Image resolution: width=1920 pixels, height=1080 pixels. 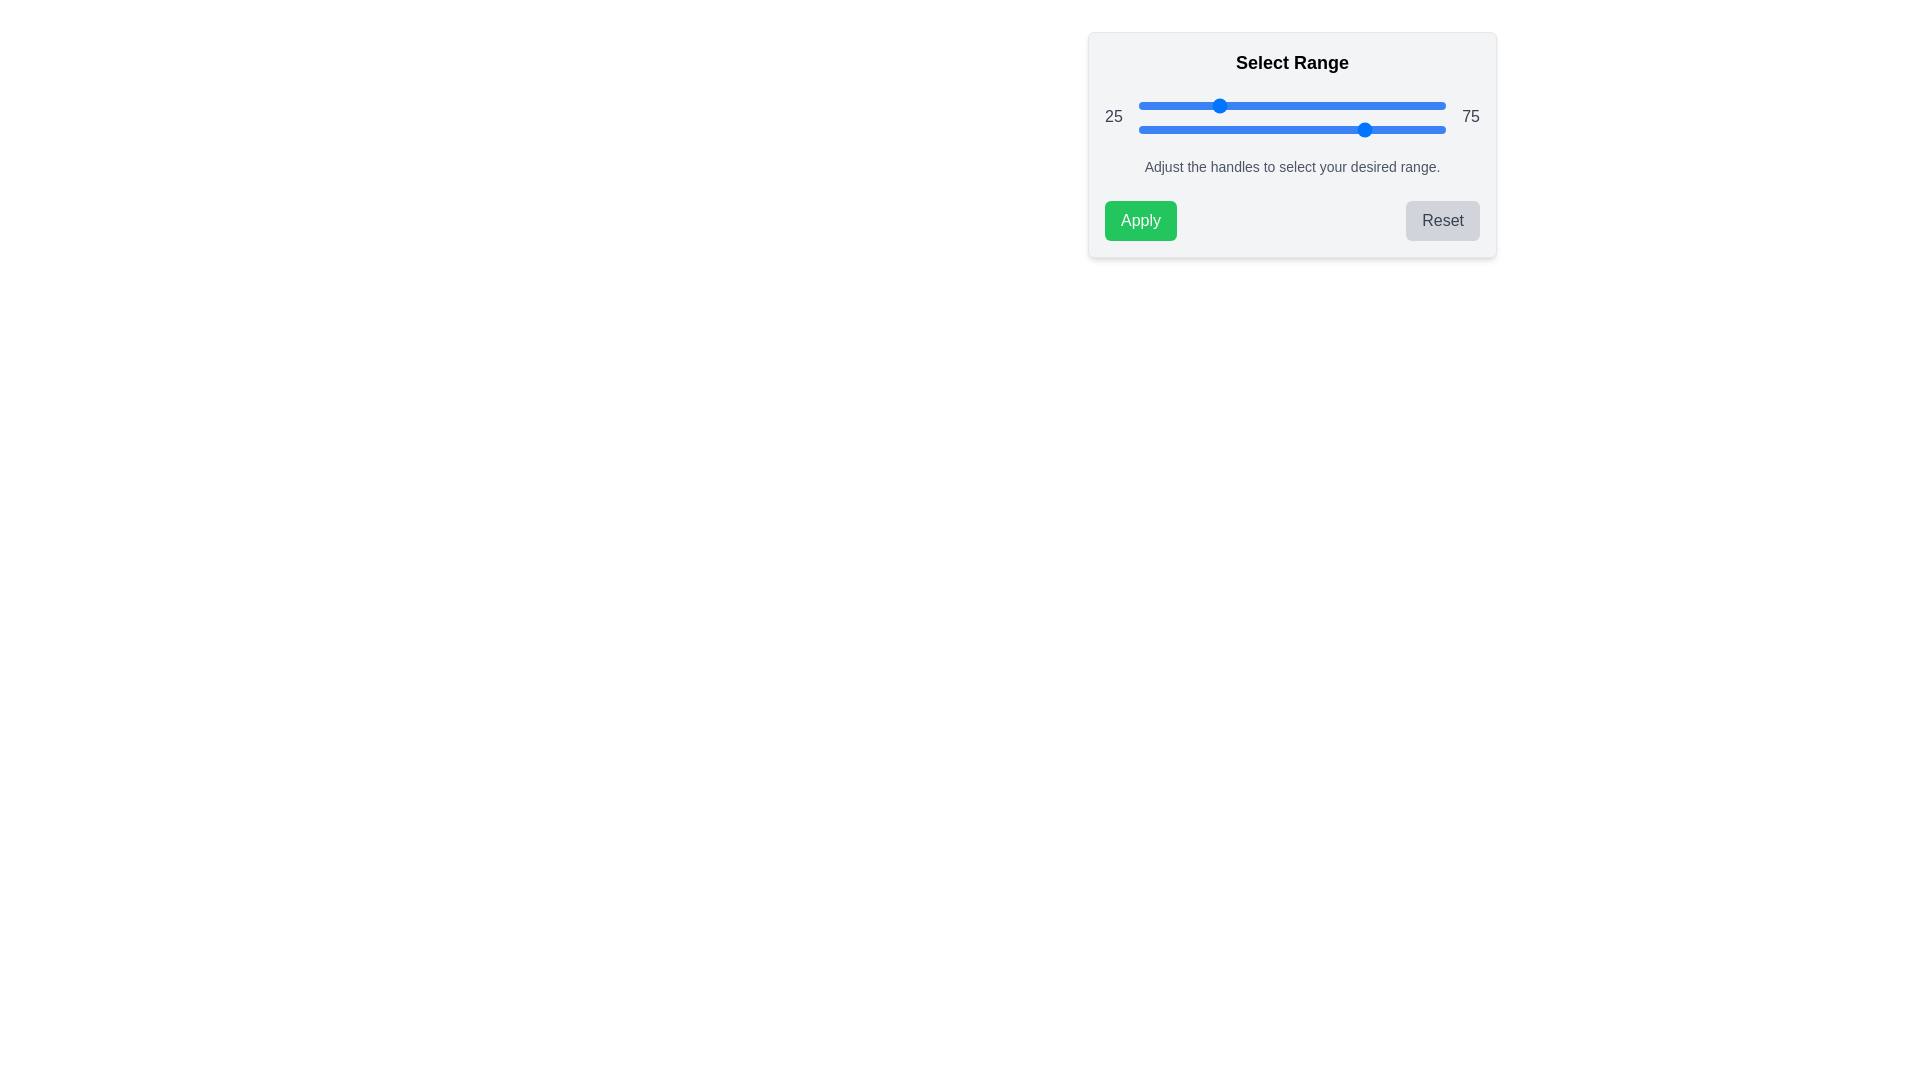 What do you see at coordinates (1471, 116) in the screenshot?
I see `the static text label displaying the value '75', which is styled in dark gray and positioned to the right of a blue slider bar` at bounding box center [1471, 116].